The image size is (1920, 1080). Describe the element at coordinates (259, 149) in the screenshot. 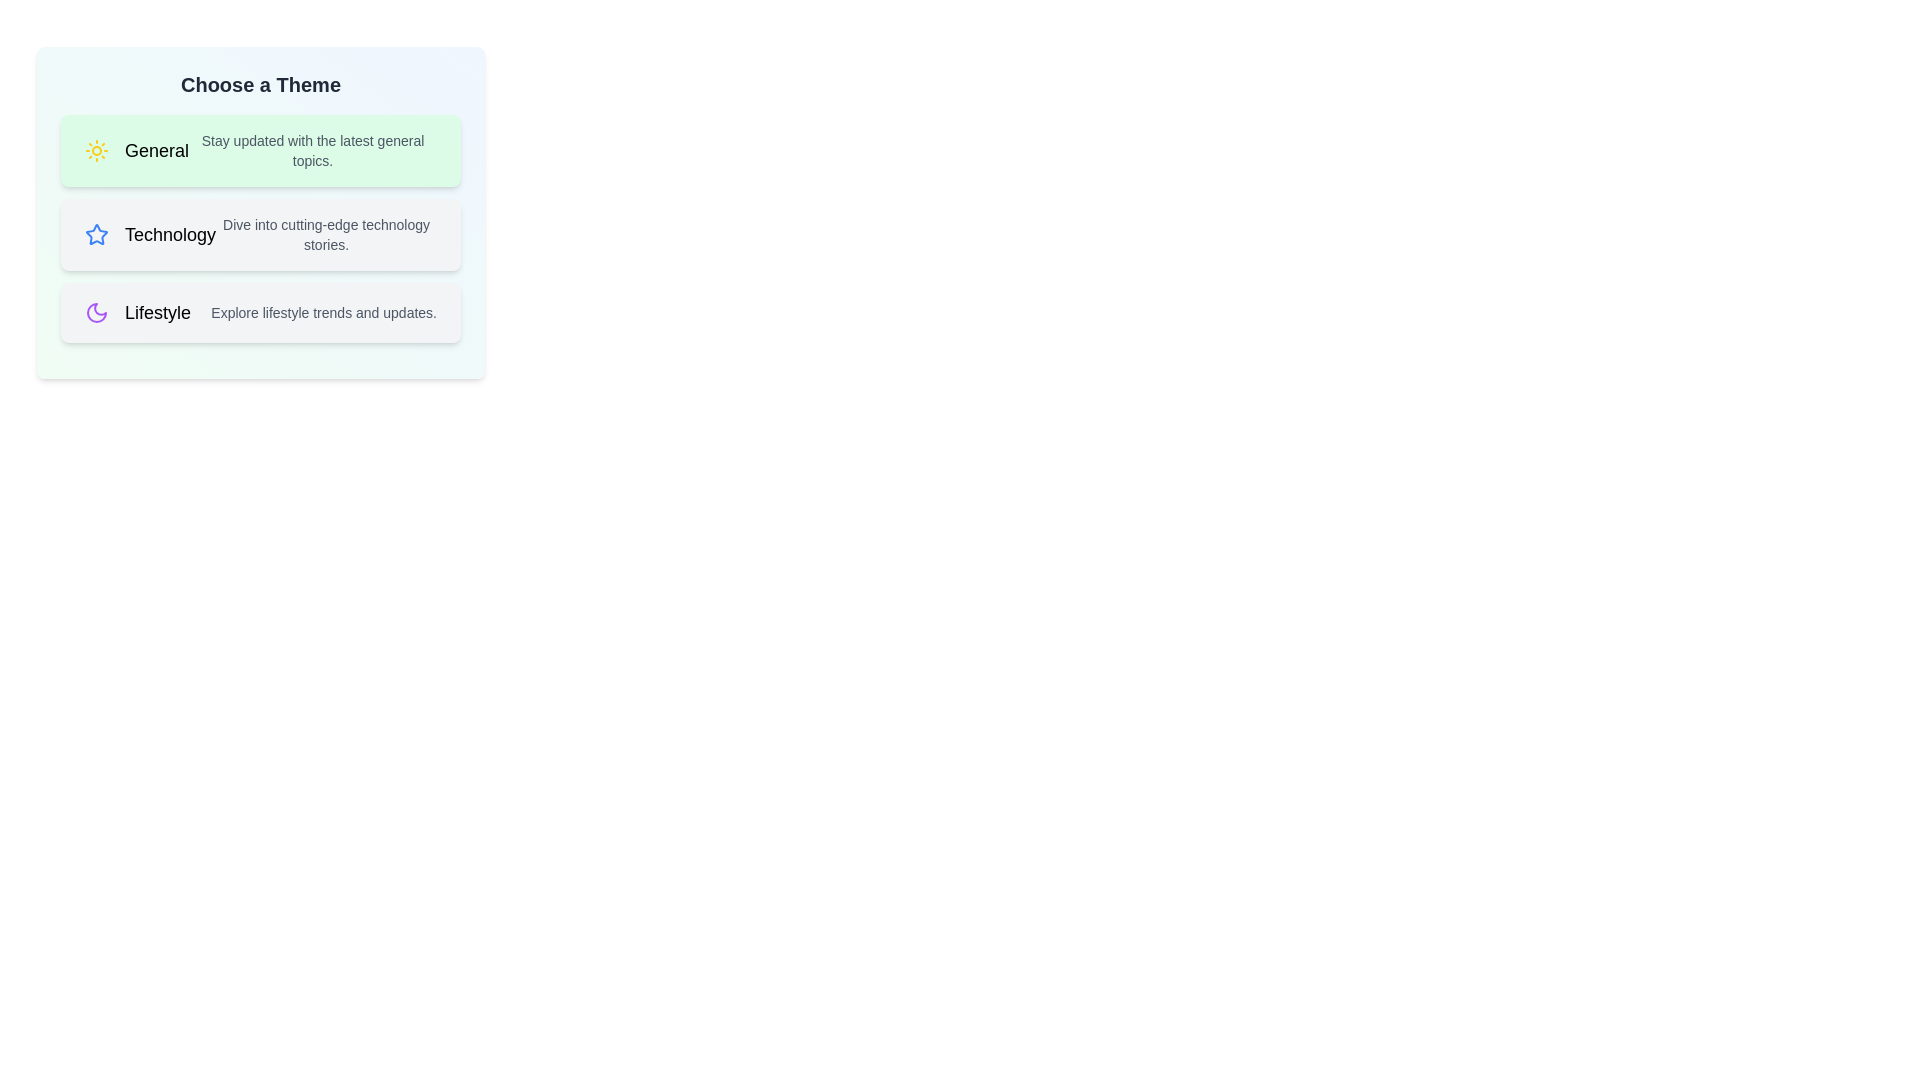

I see `the theme General from the list` at that location.